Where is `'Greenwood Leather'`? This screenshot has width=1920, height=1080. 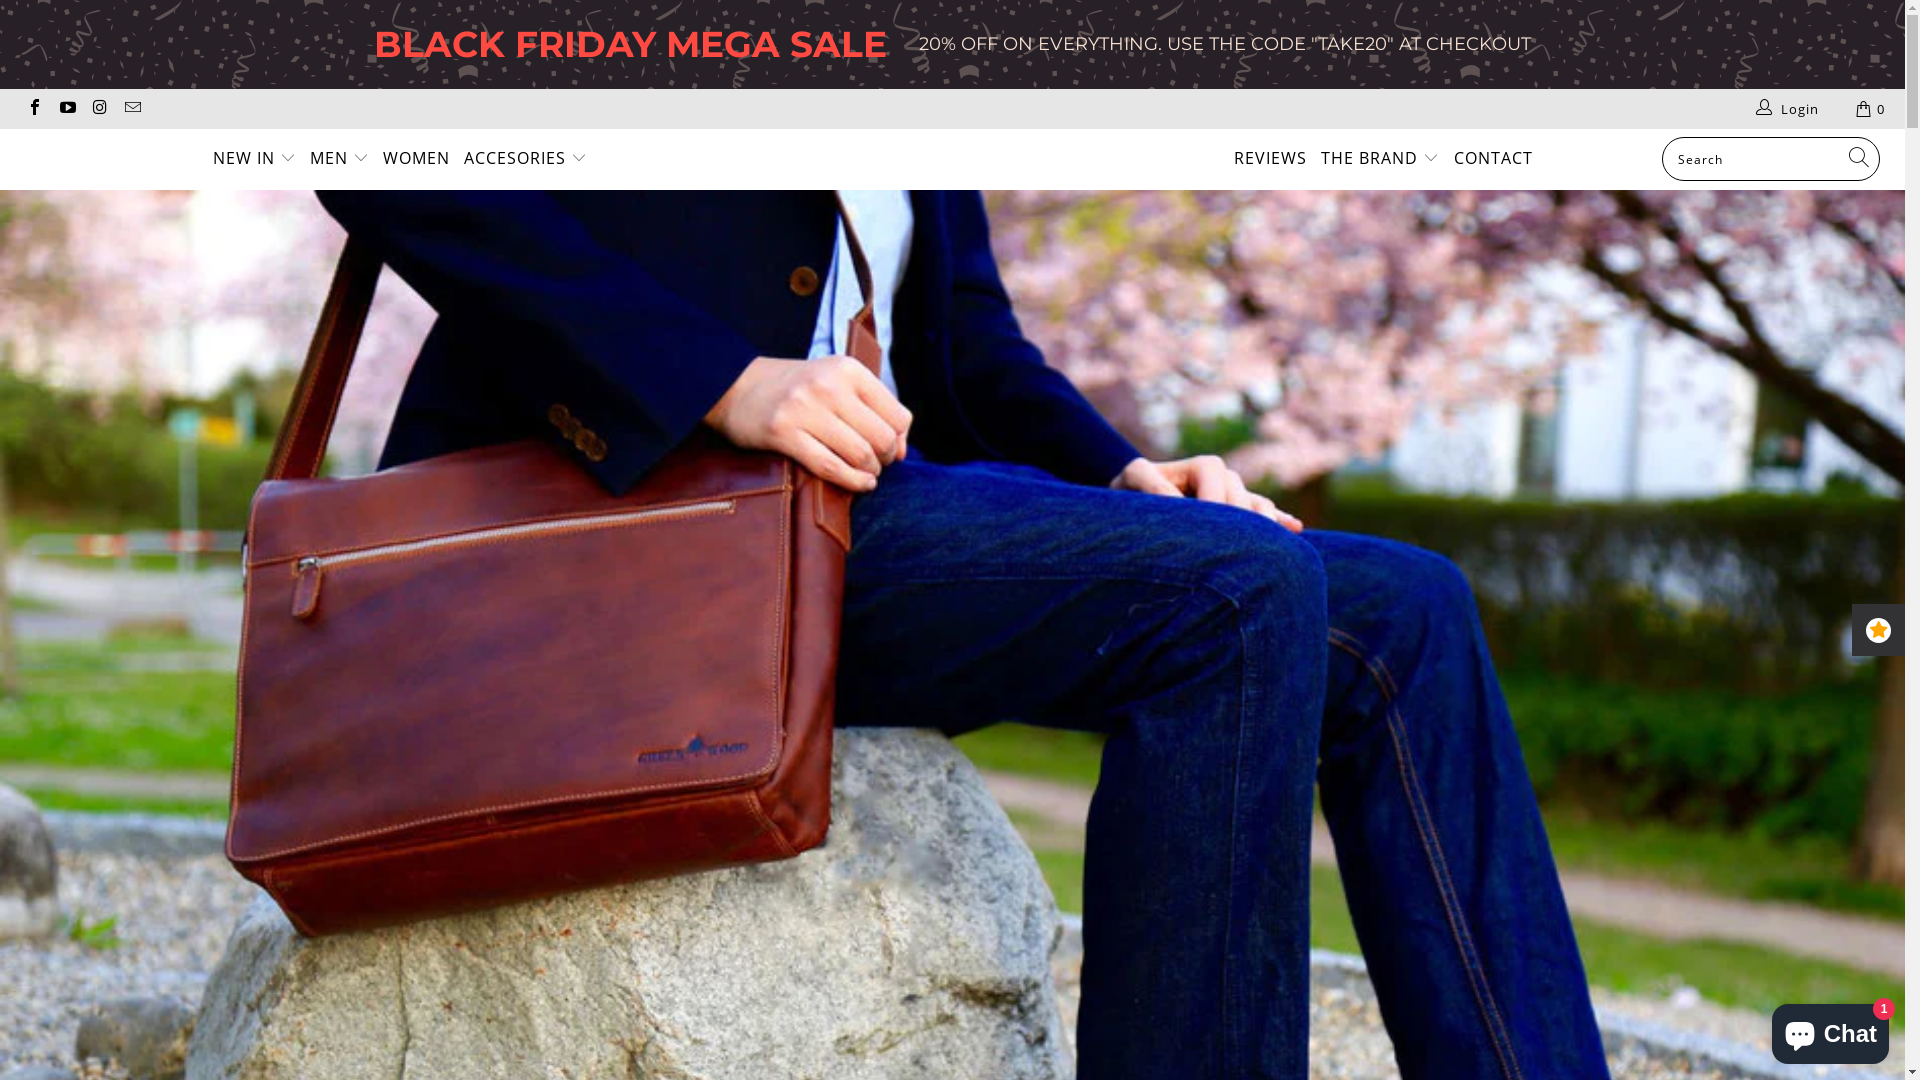
'Greenwood Leather' is located at coordinates (820, 134).